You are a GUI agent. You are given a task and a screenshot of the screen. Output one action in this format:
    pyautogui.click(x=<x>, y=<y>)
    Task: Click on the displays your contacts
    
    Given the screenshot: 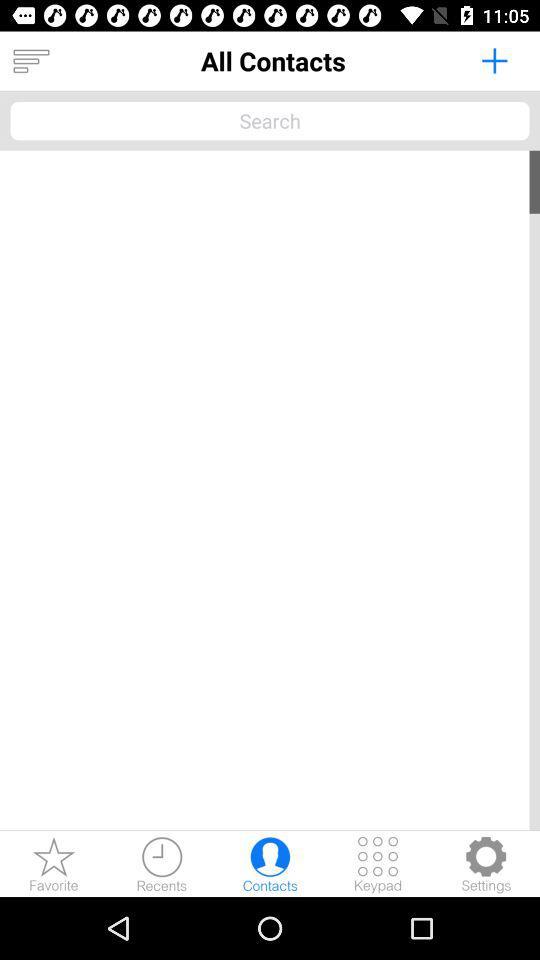 What is the action you would take?
    pyautogui.click(x=30, y=61)
    